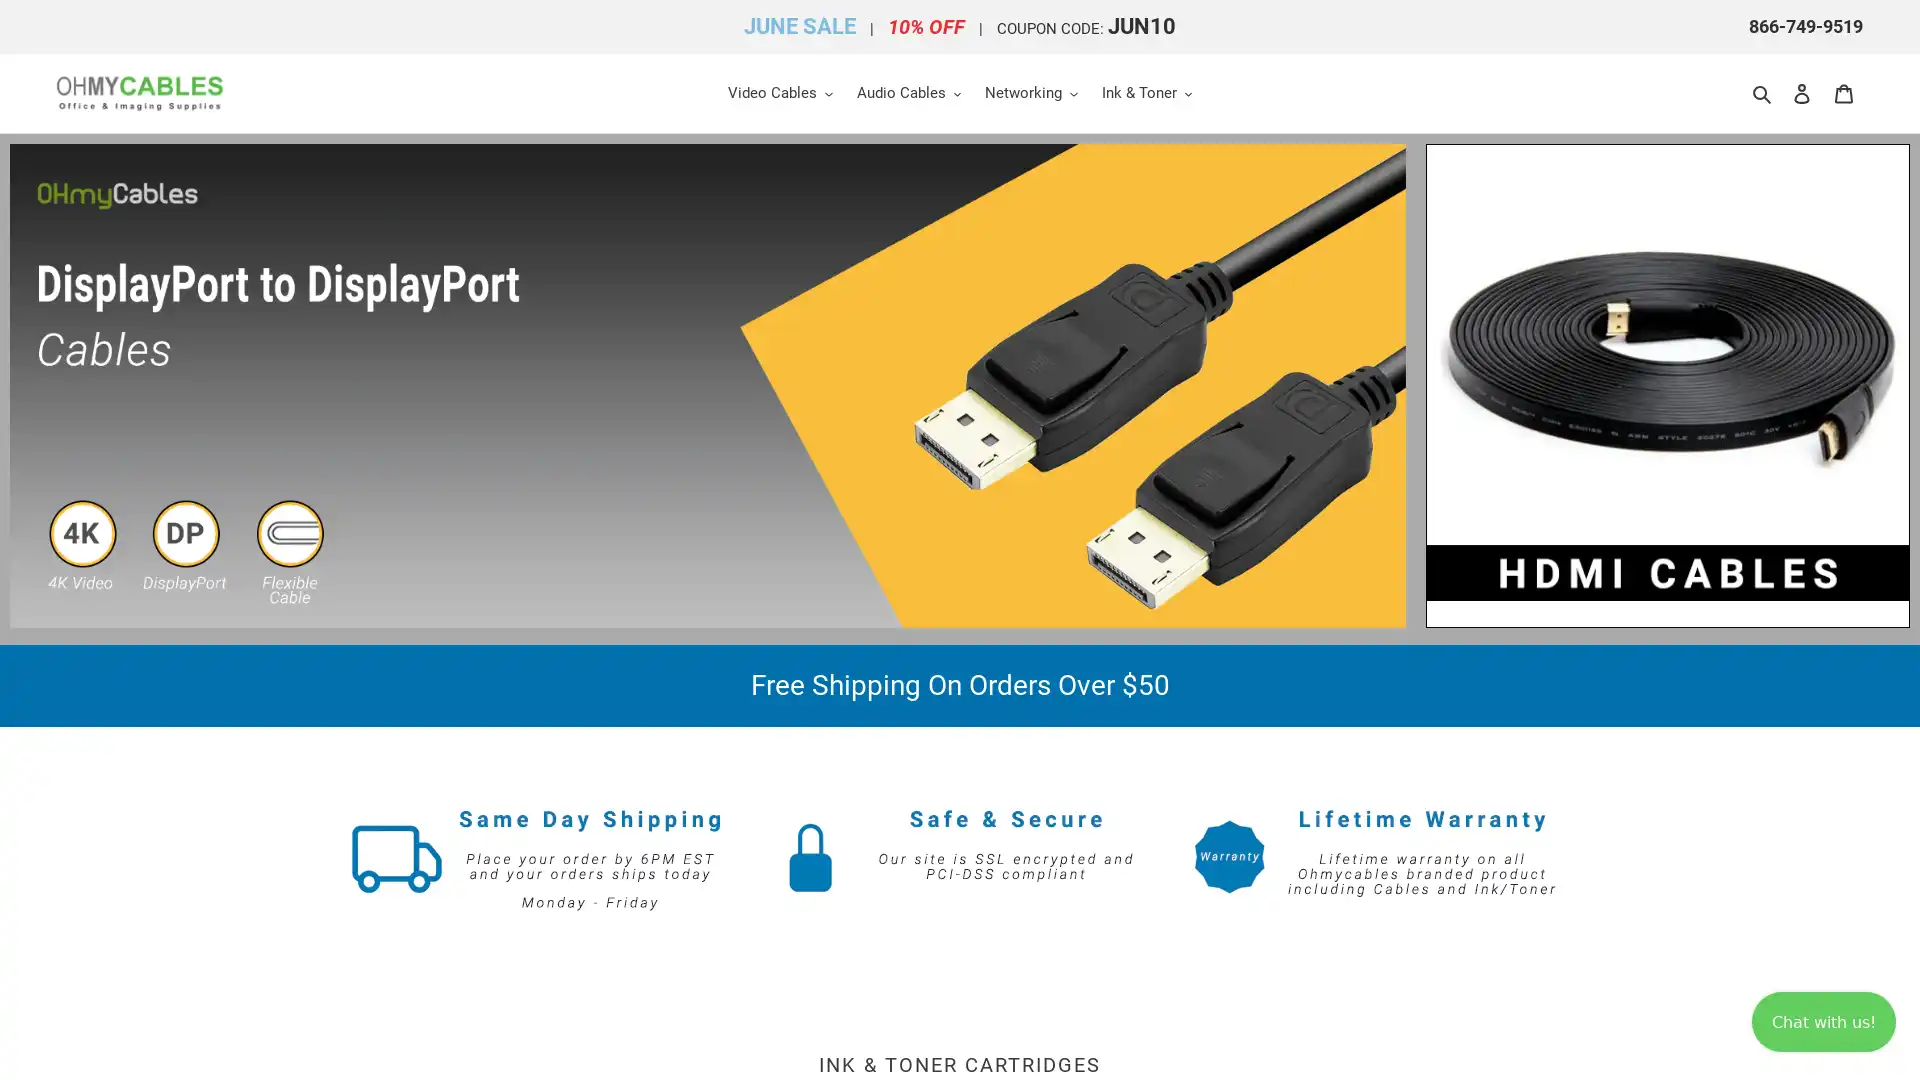  I want to click on Video Cables, so click(778, 92).